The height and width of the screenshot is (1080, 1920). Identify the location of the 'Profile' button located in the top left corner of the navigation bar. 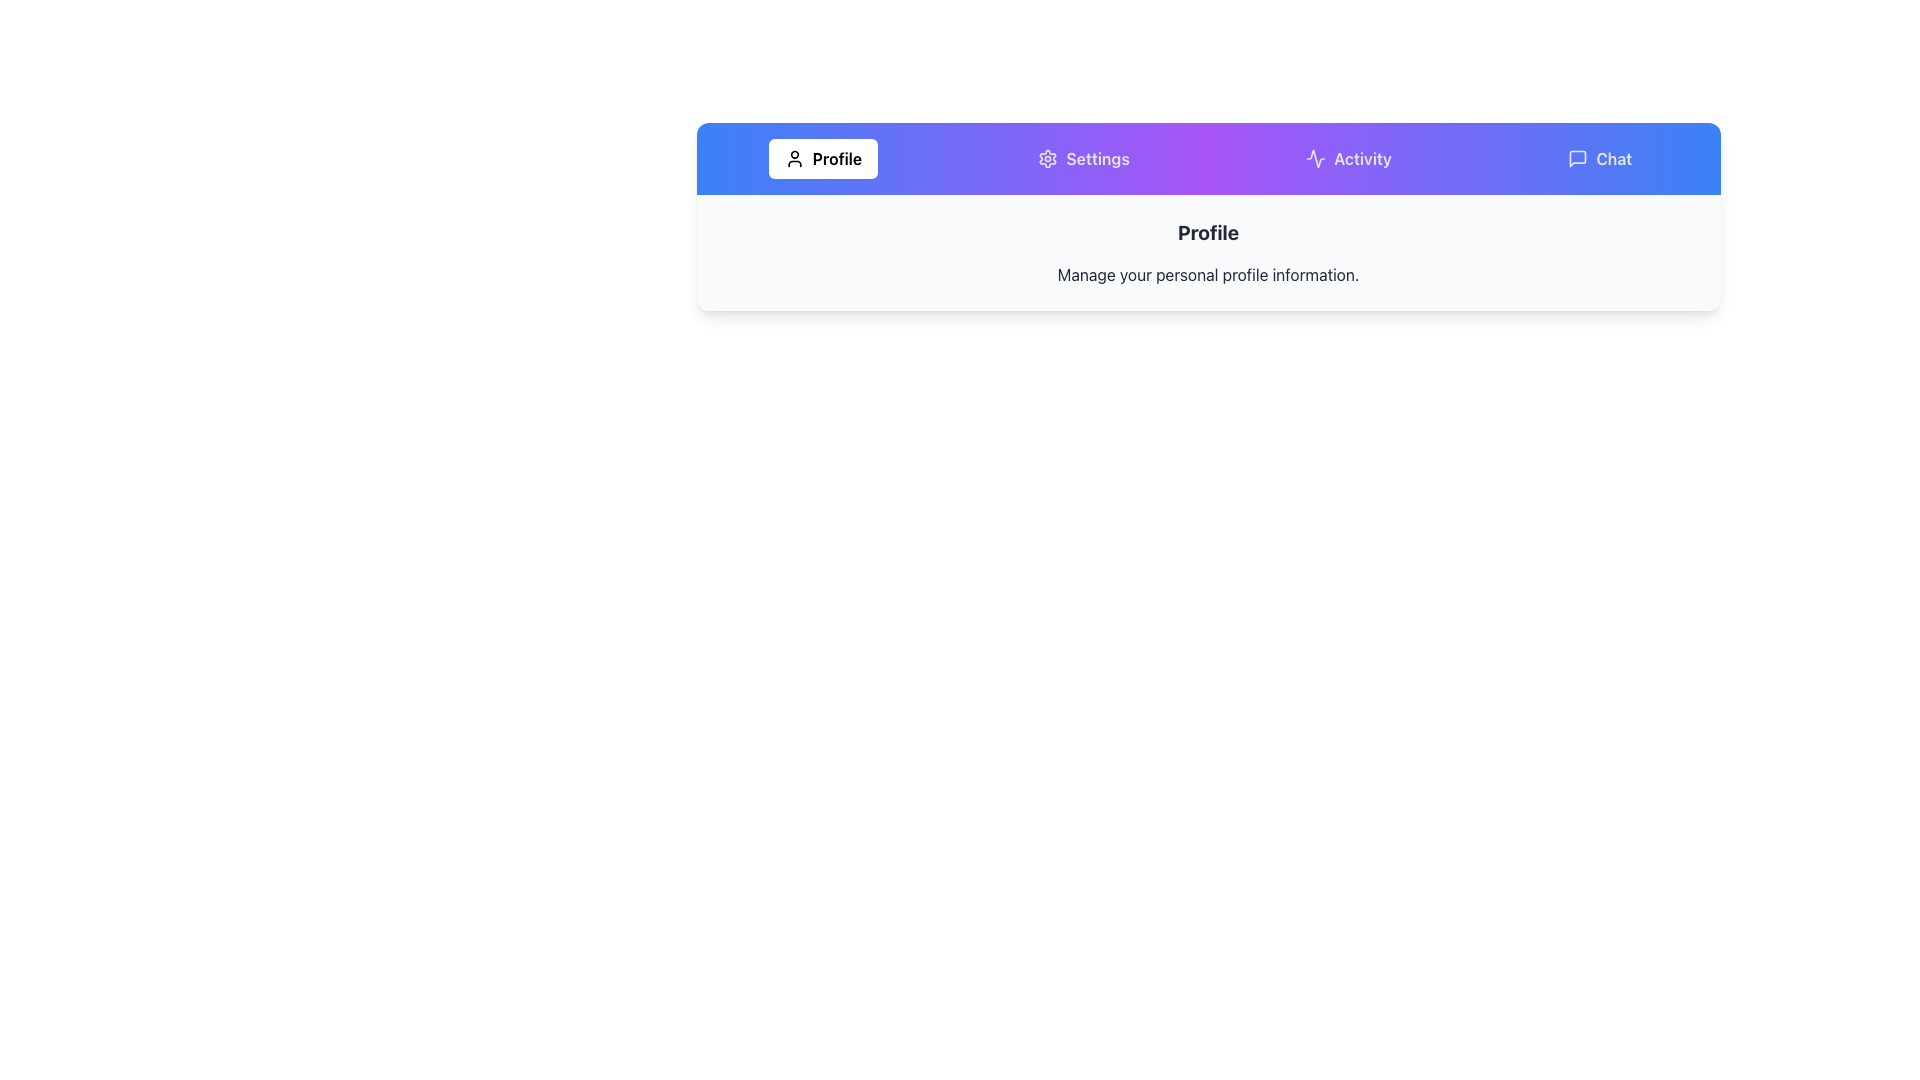
(823, 157).